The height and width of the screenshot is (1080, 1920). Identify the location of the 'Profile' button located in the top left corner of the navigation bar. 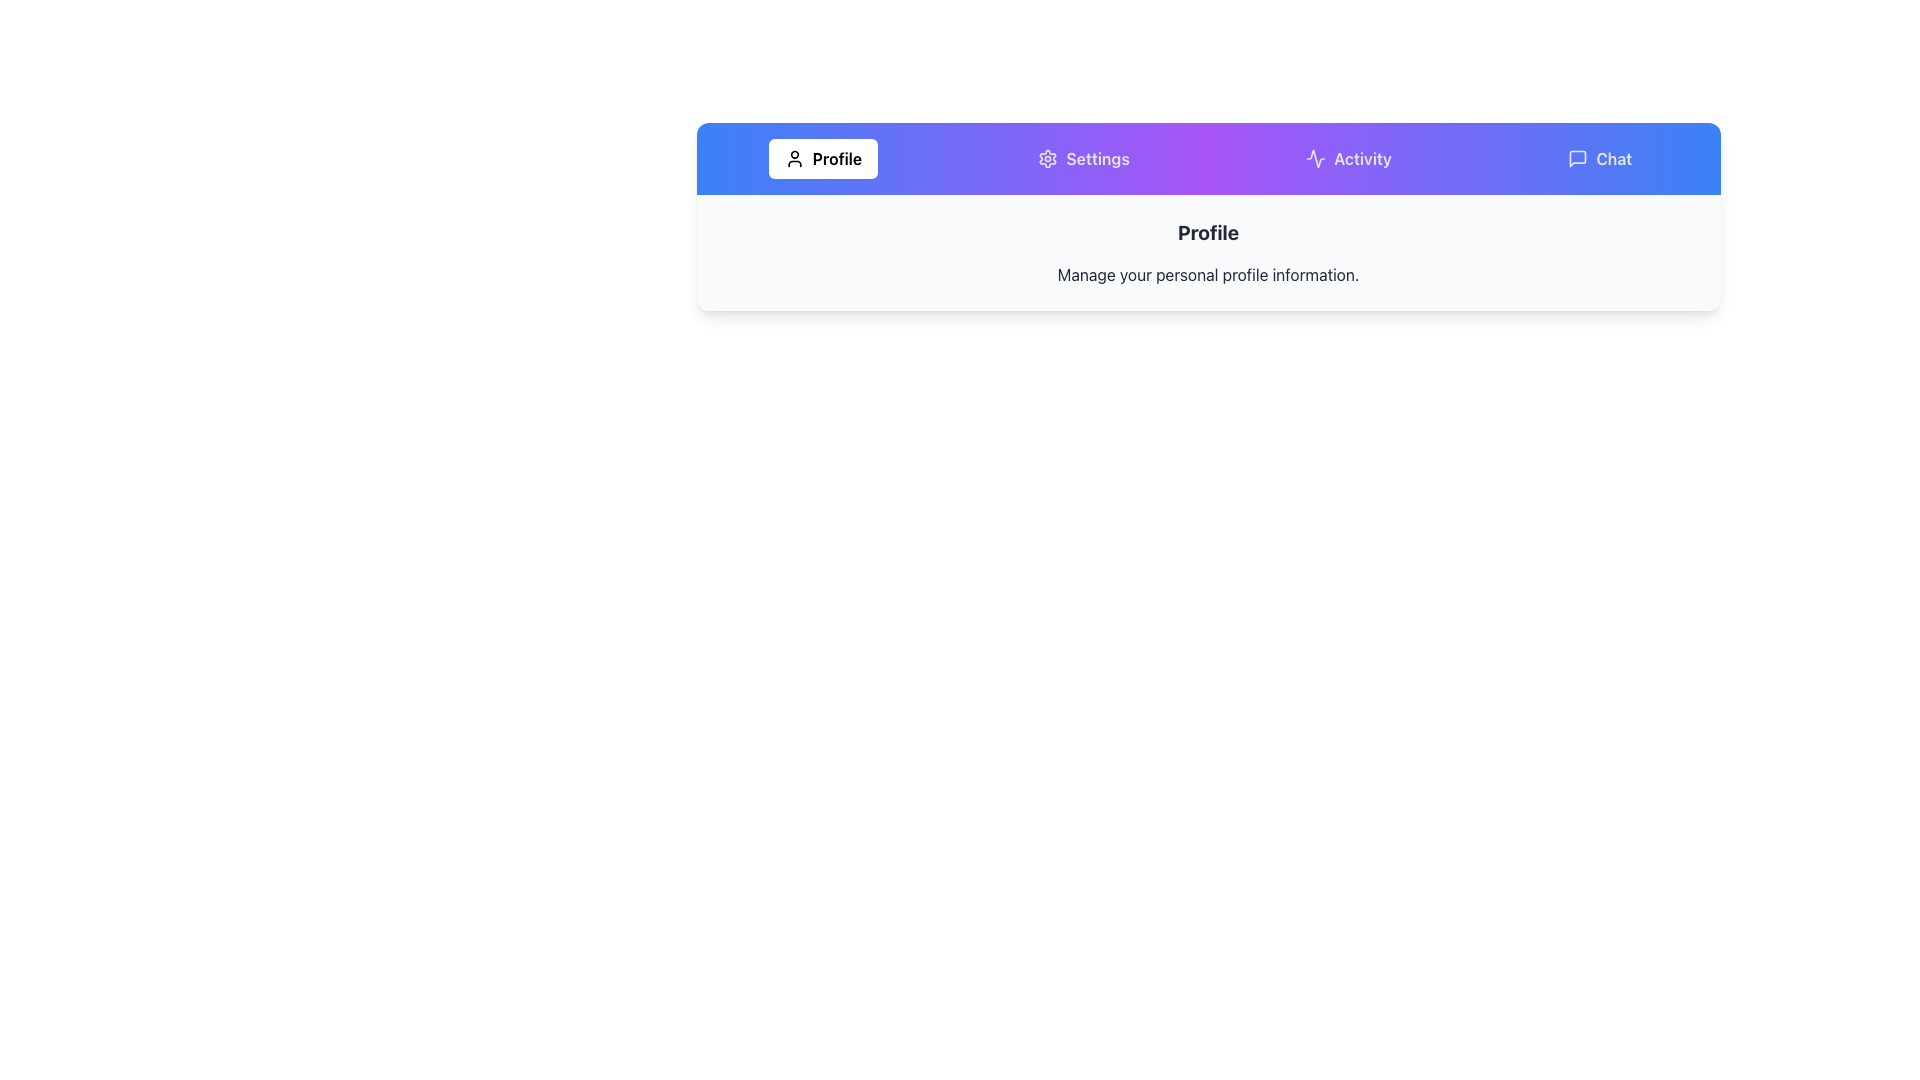
(823, 157).